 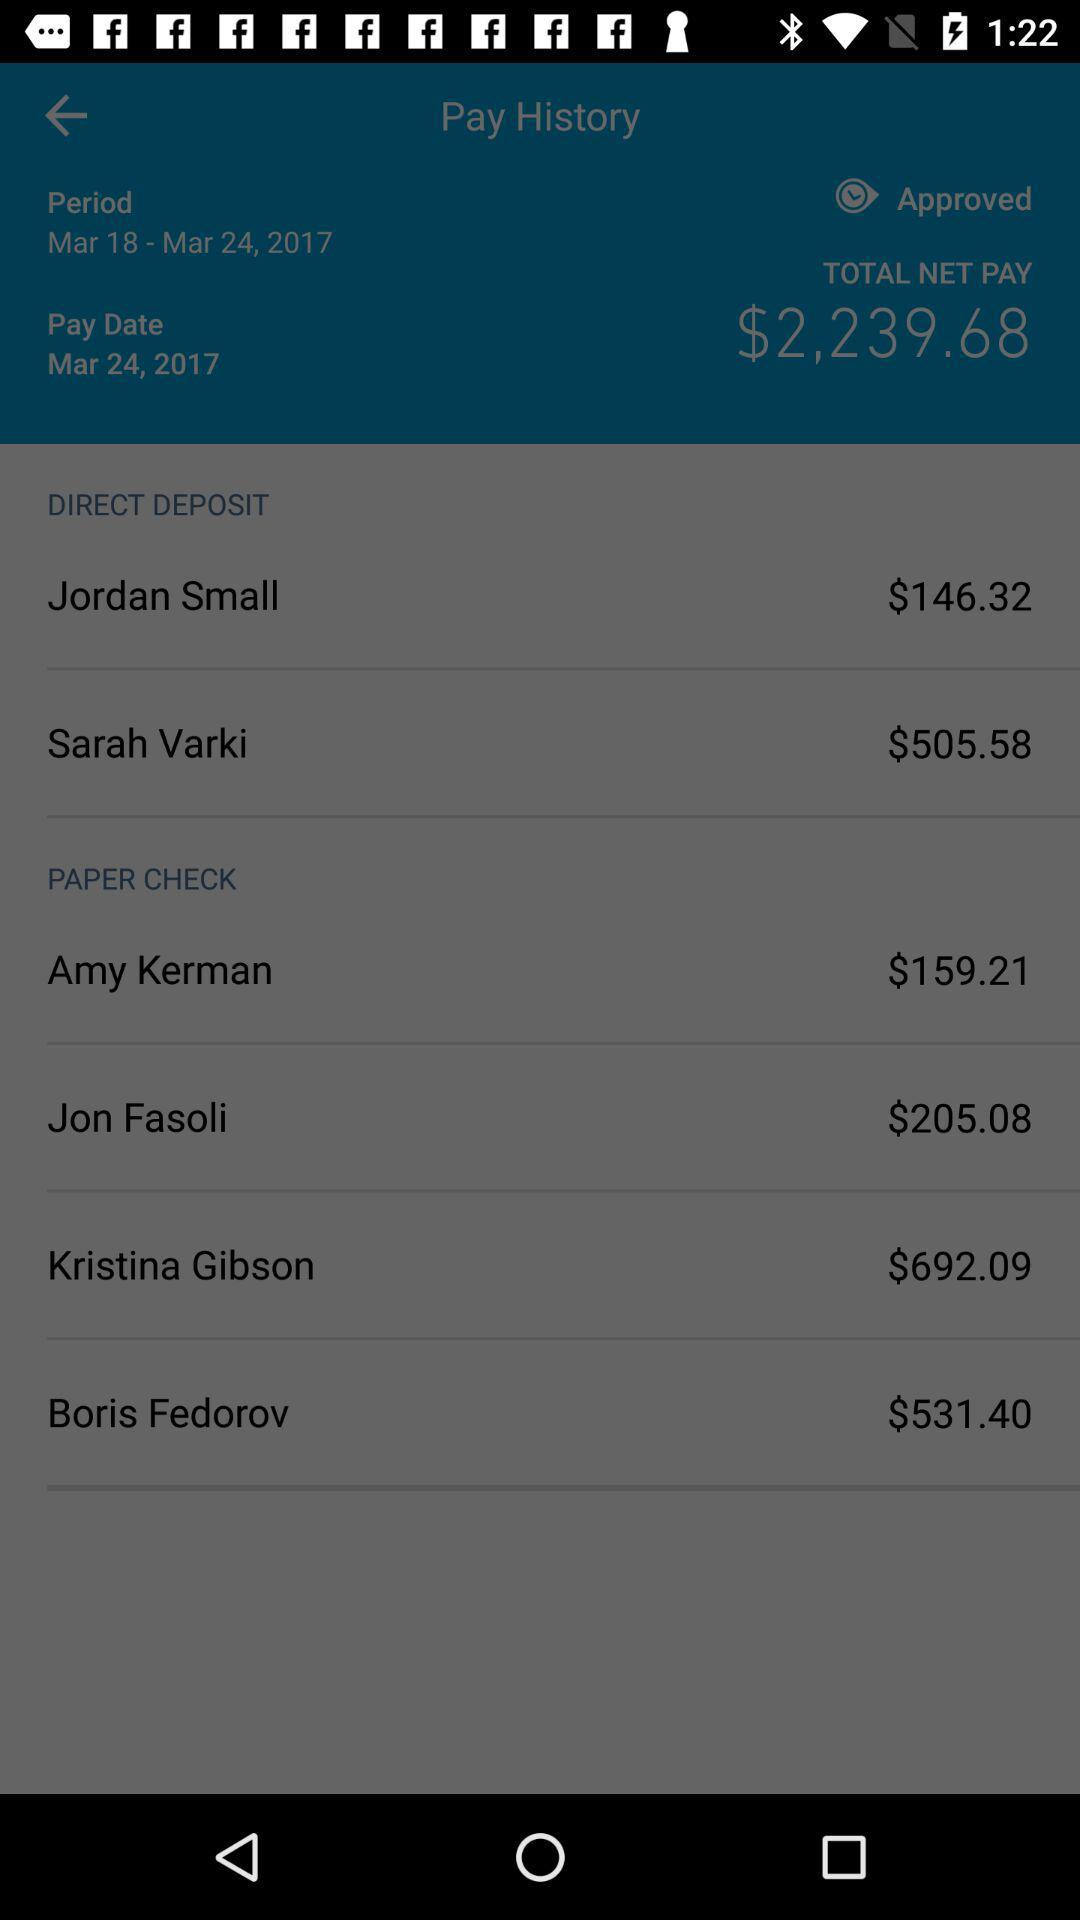 I want to click on app next to the sarah varki item, so click(x=959, y=741).